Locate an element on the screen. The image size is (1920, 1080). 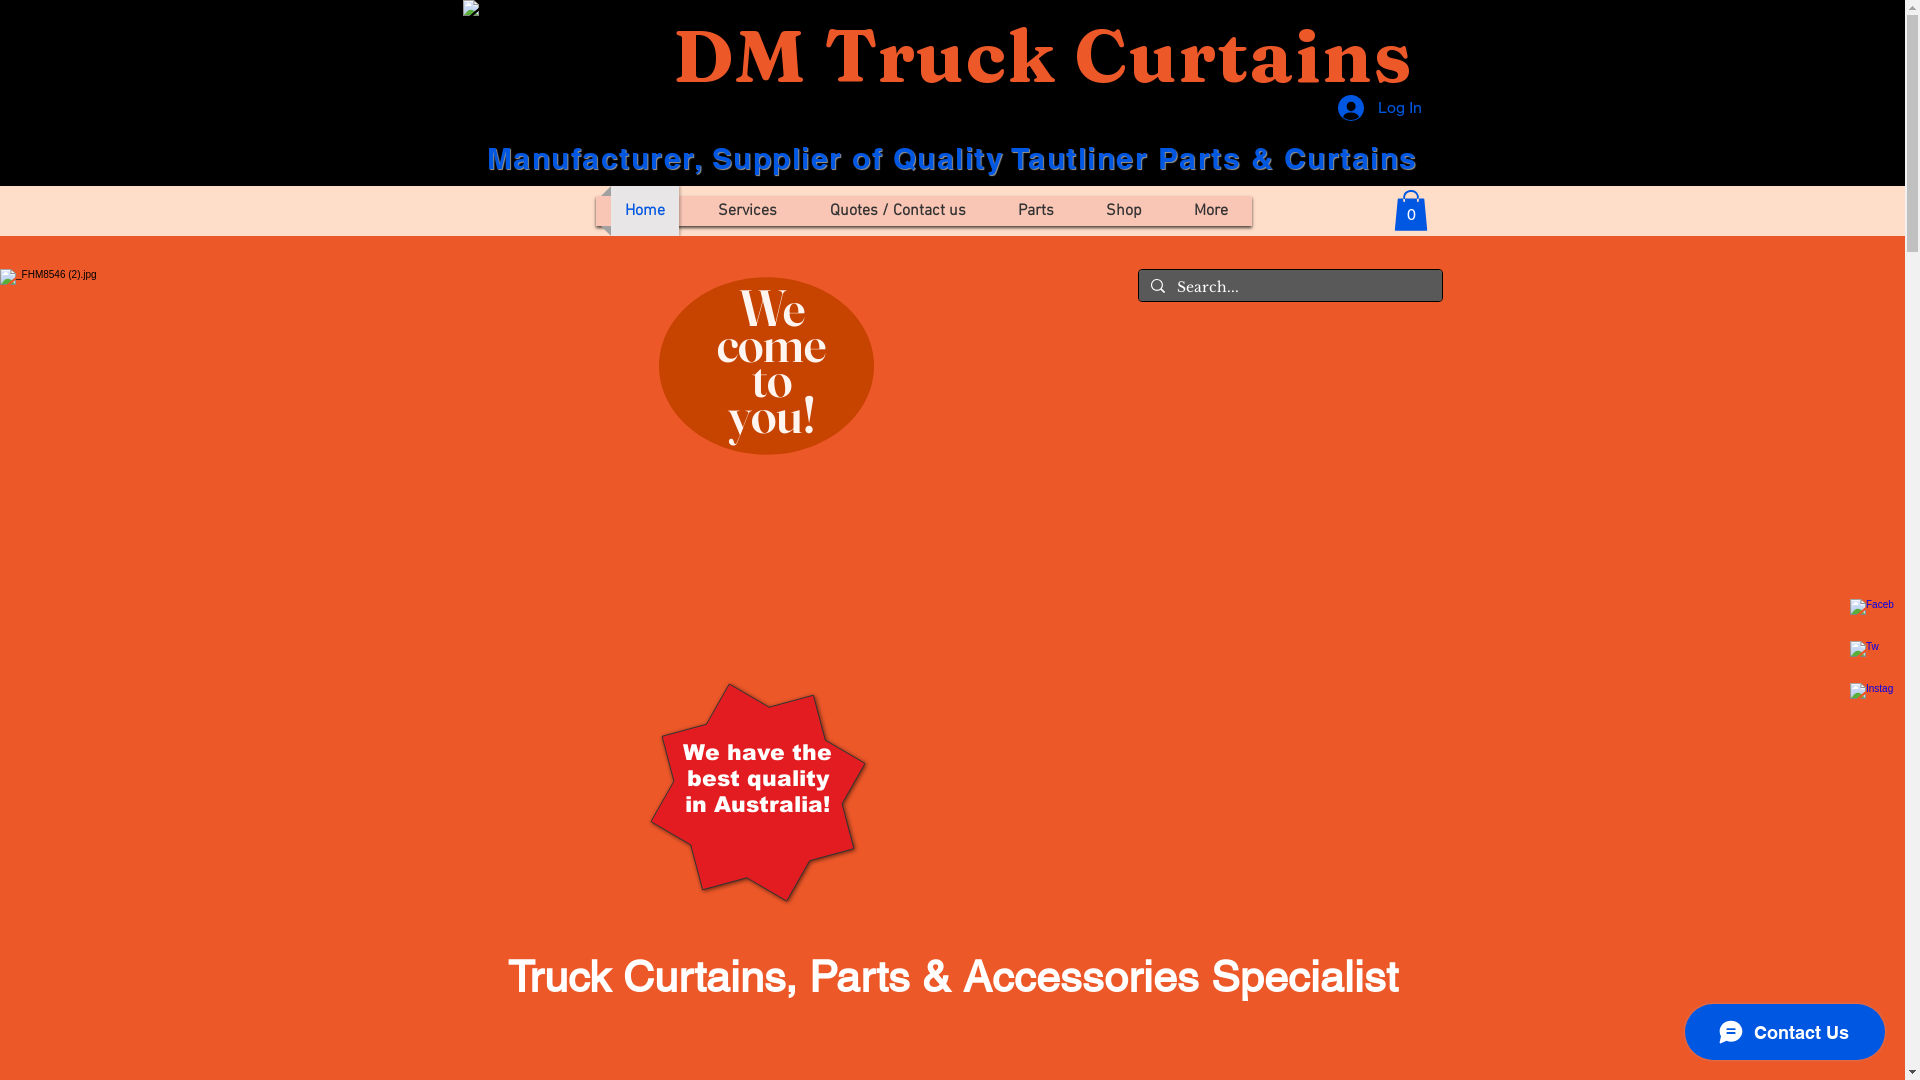
'0' is located at coordinates (1410, 210).